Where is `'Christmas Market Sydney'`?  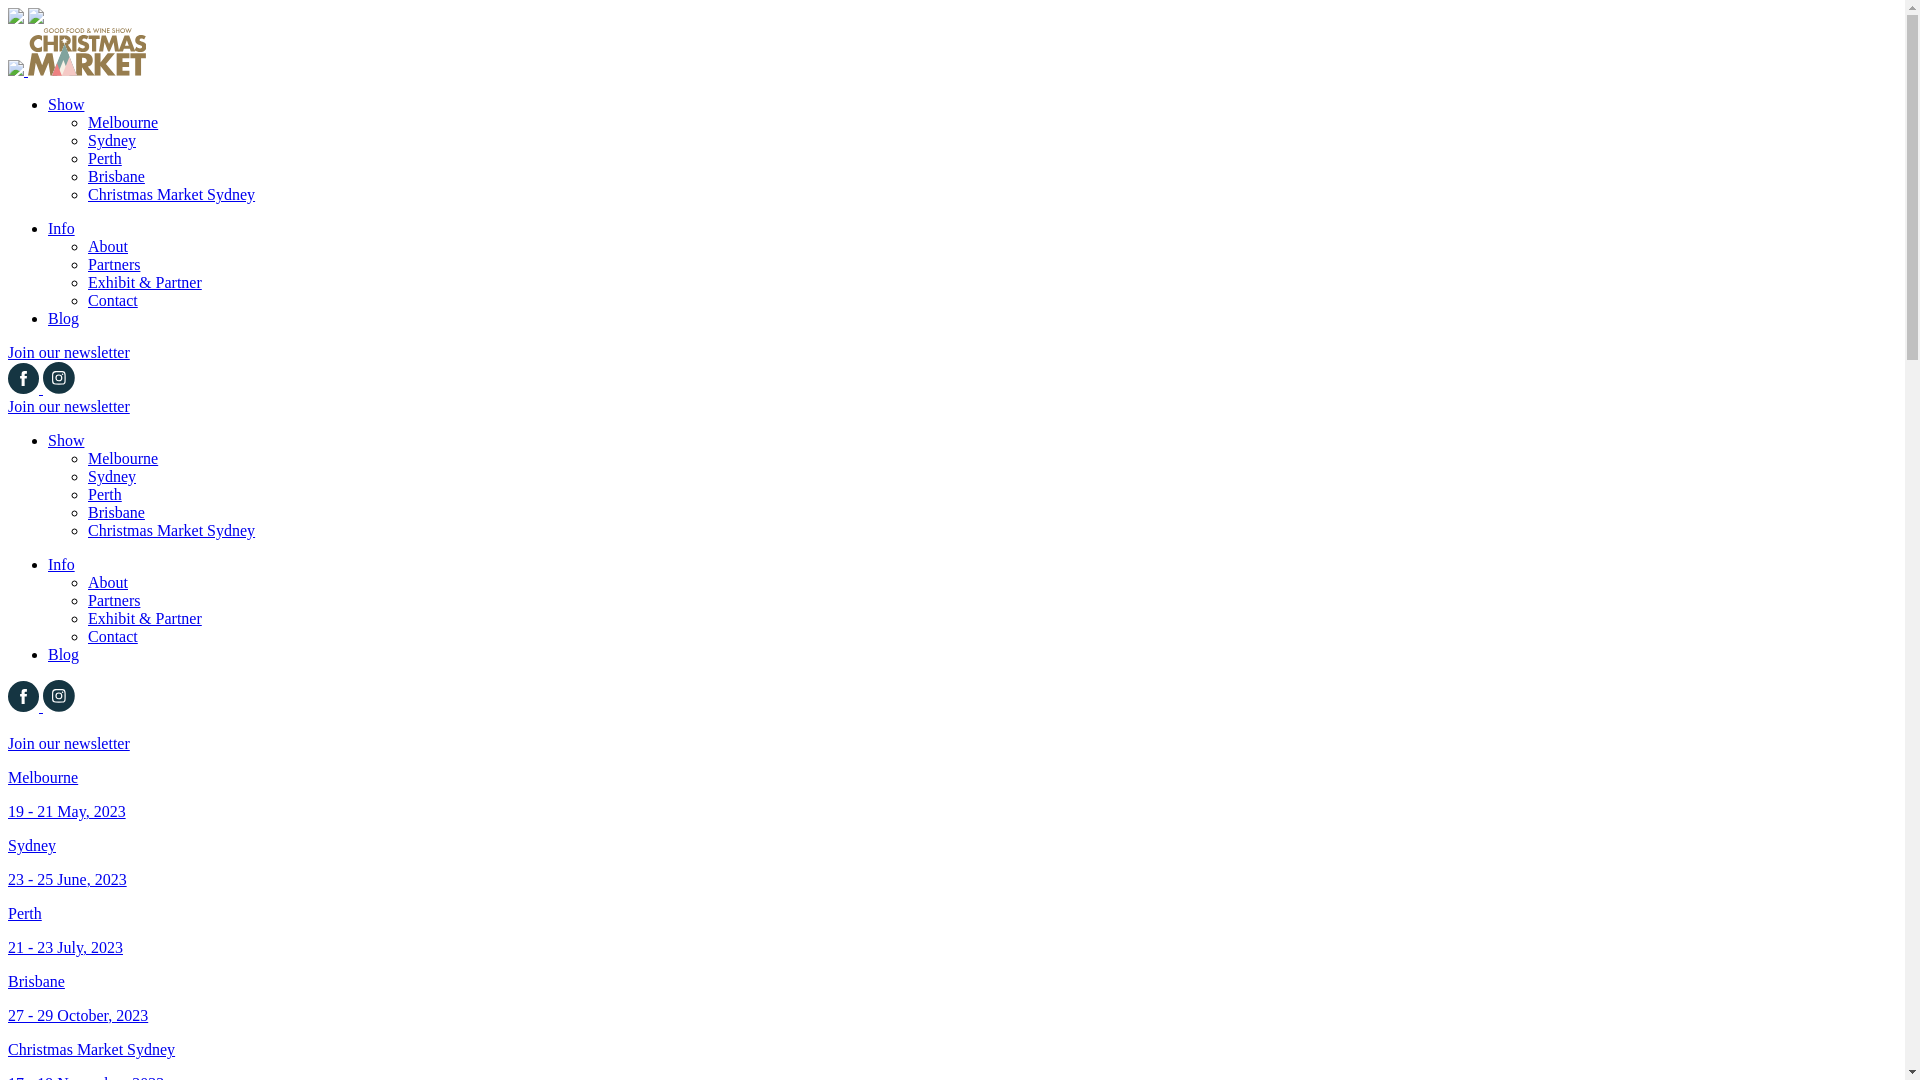 'Christmas Market Sydney' is located at coordinates (86, 529).